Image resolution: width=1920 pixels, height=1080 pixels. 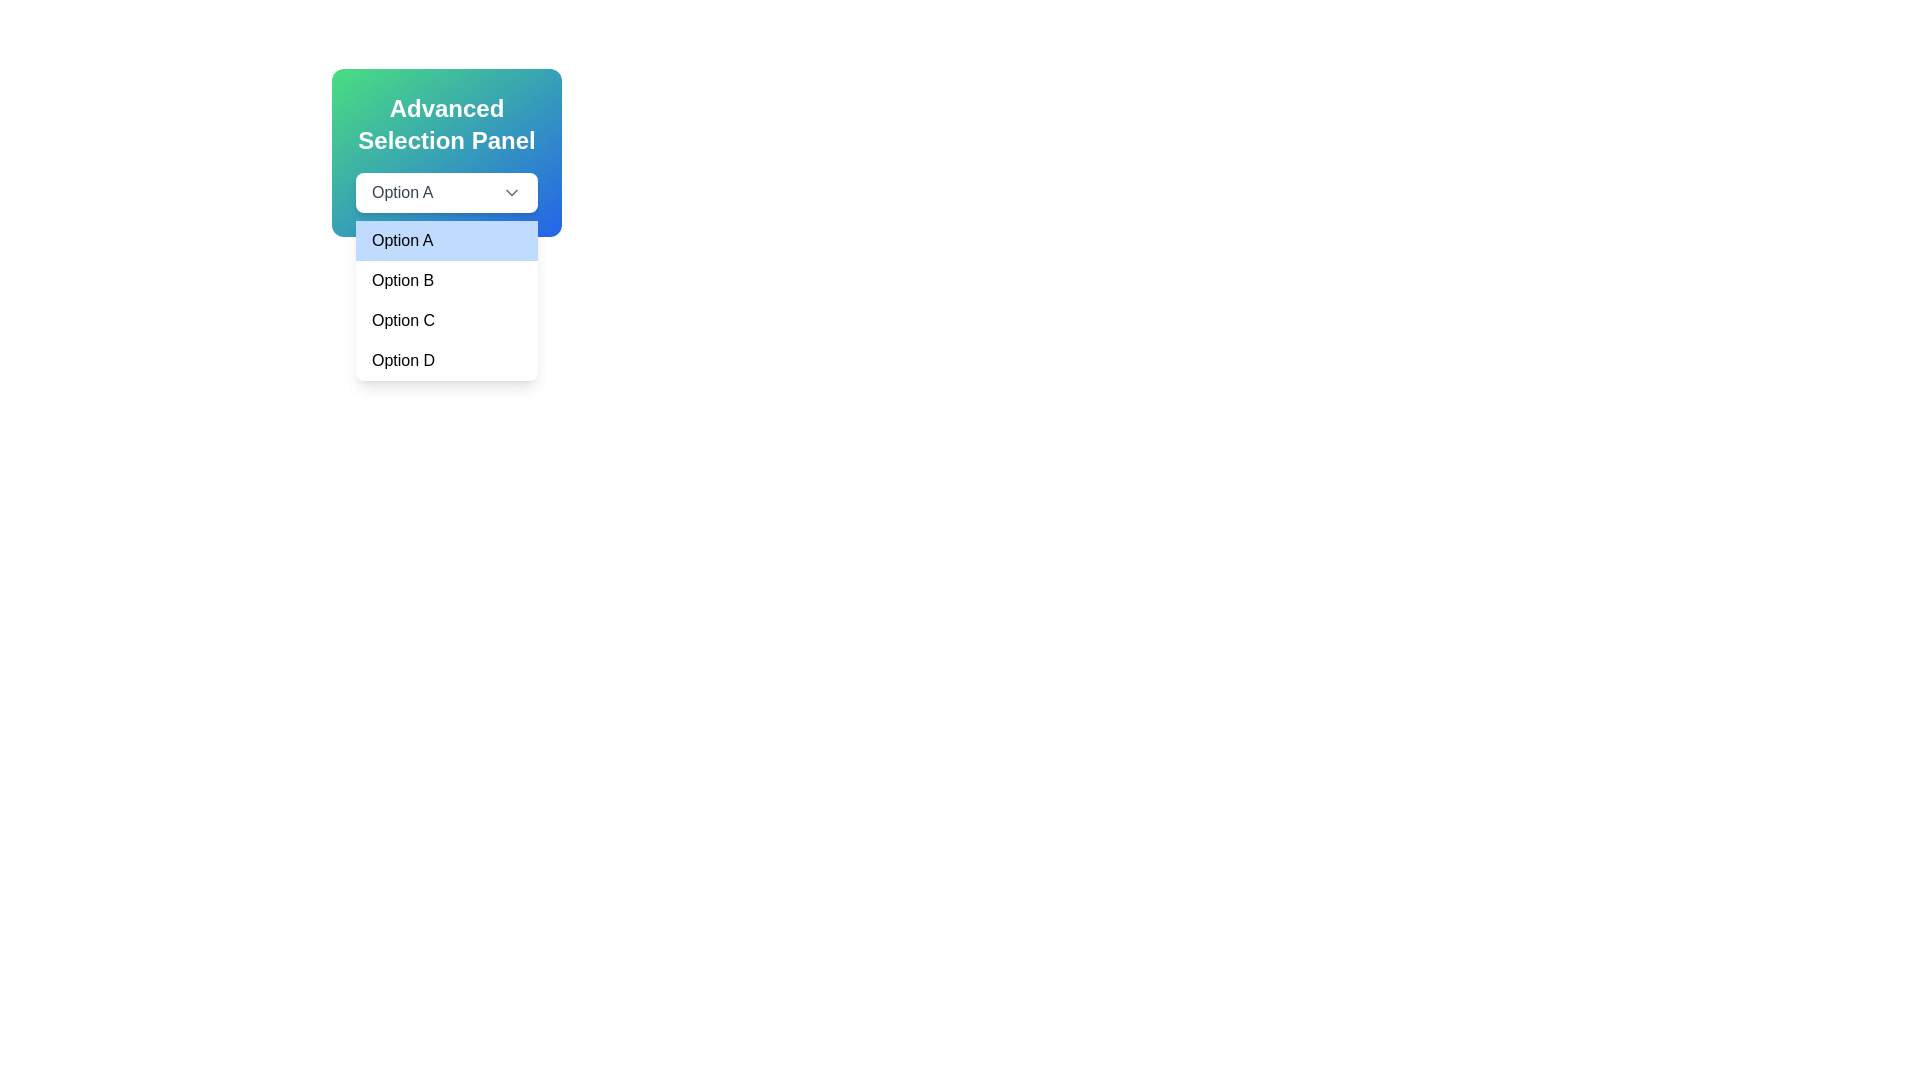 I want to click on the first option 'Option A' in the dropdown menu located below the 'Advanced Selection Panel', so click(x=445, y=239).